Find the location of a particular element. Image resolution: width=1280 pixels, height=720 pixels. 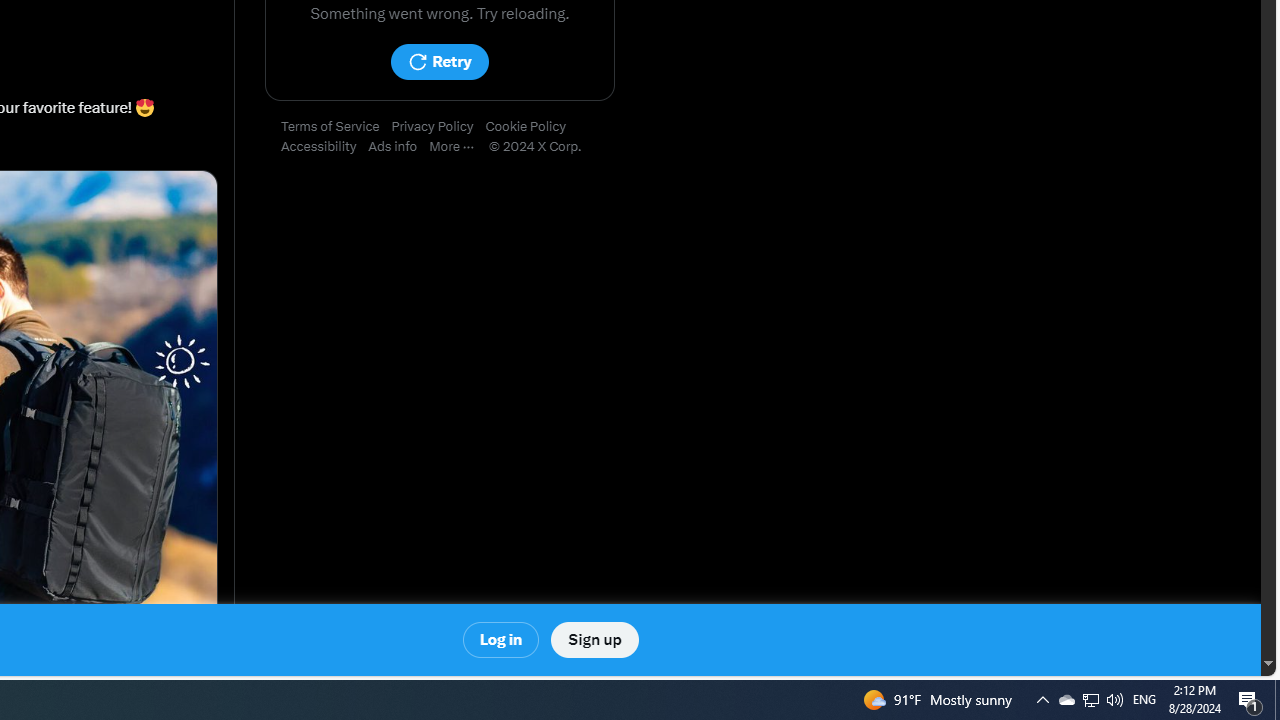

'Terms of Service' is located at coordinates (336, 127).